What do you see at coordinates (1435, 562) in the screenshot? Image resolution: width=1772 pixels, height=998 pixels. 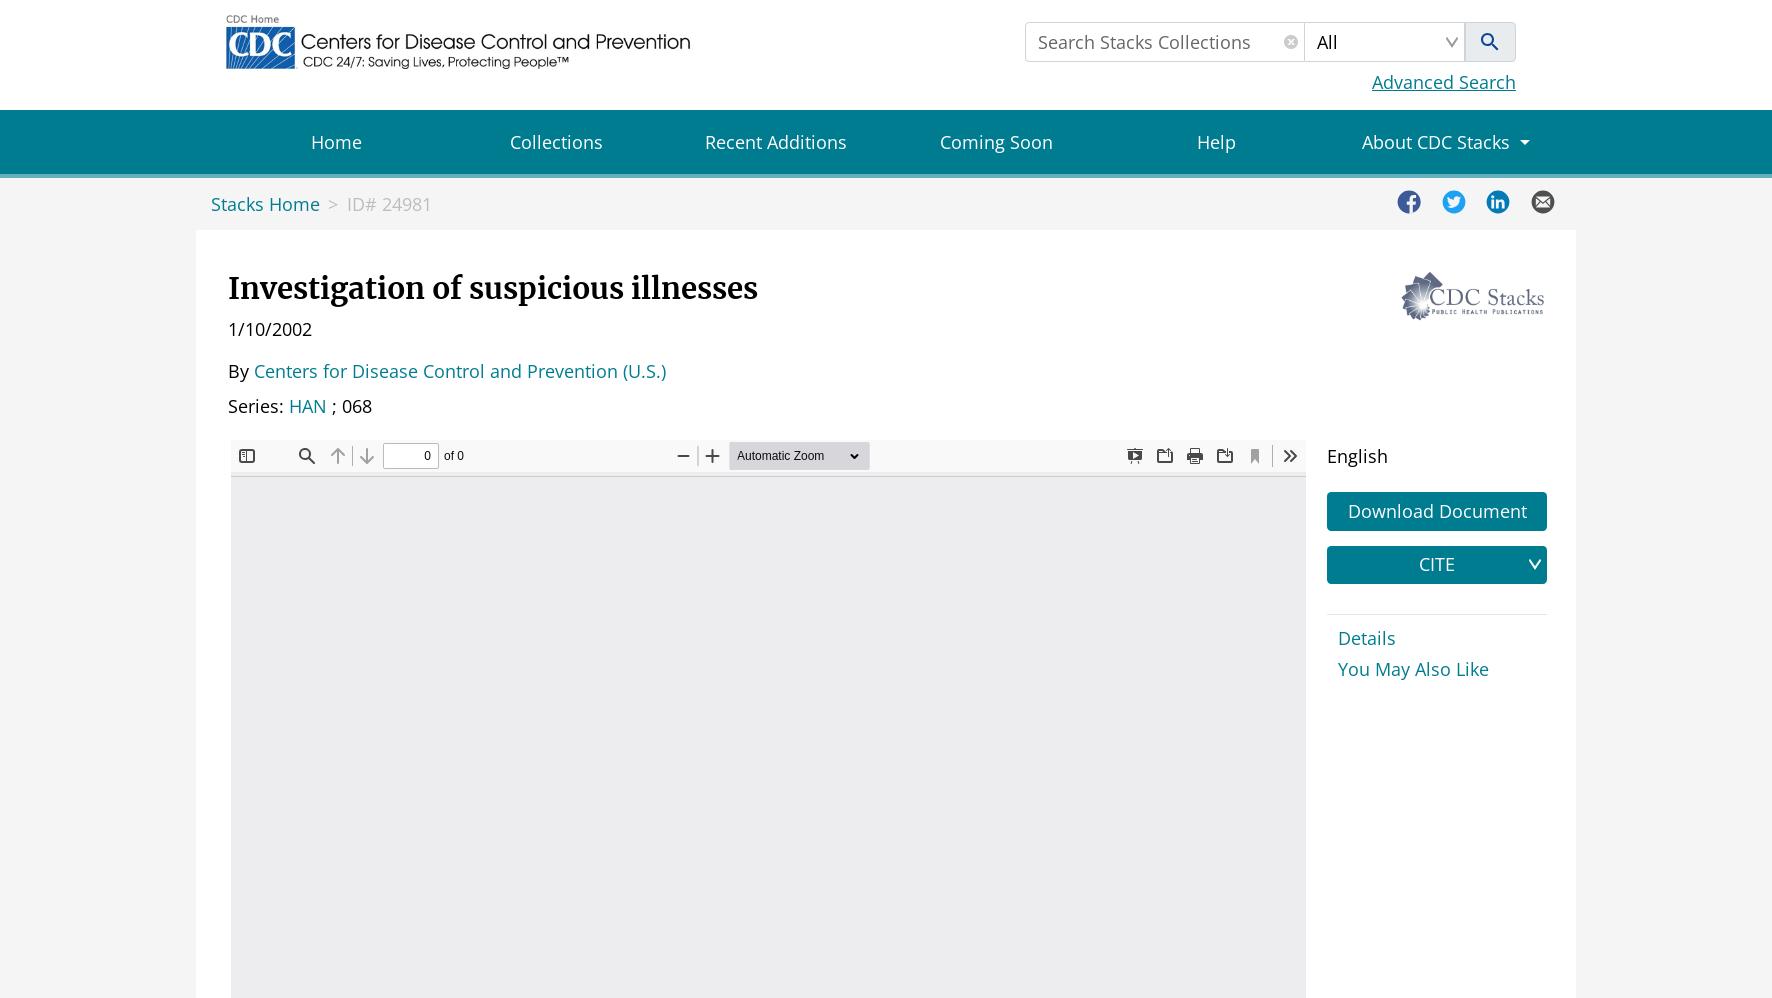 I see `'CITE'` at bounding box center [1435, 562].